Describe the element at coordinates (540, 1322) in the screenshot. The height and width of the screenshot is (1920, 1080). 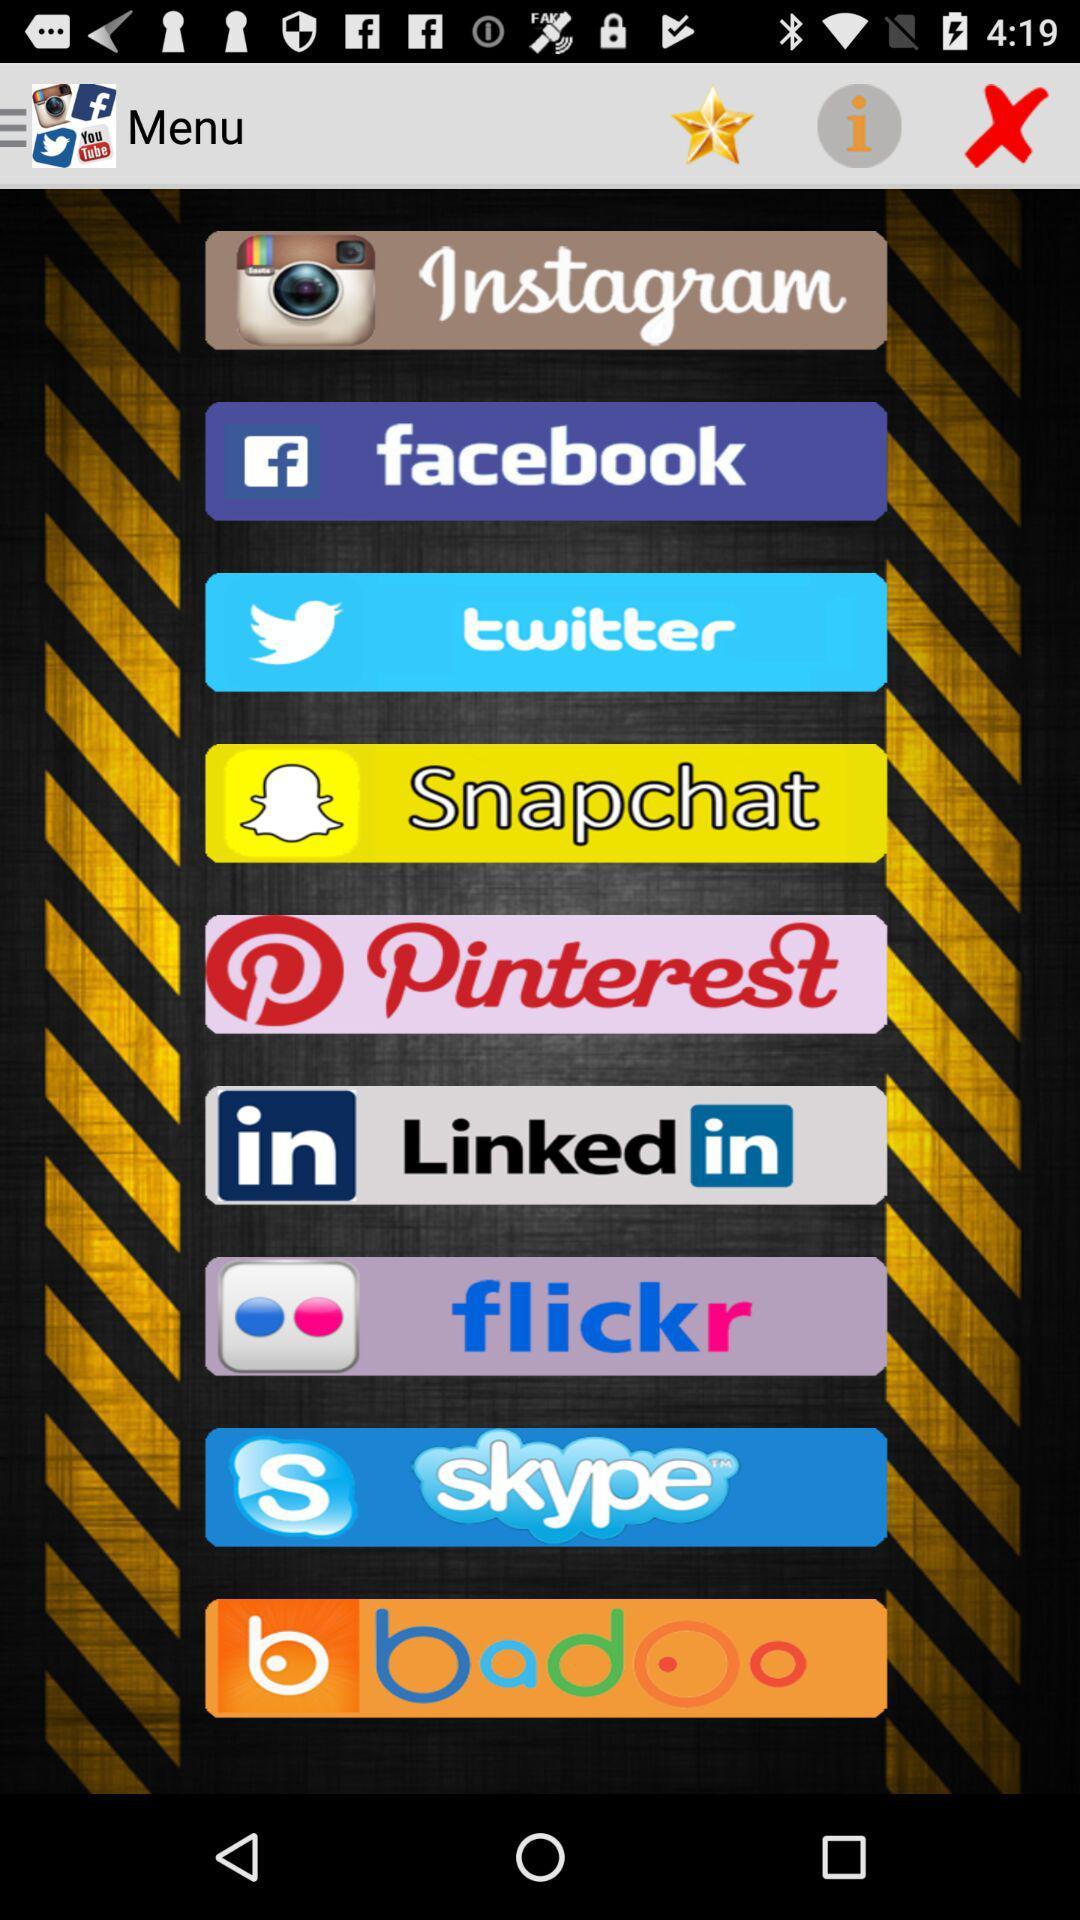
I see `flickr` at that location.